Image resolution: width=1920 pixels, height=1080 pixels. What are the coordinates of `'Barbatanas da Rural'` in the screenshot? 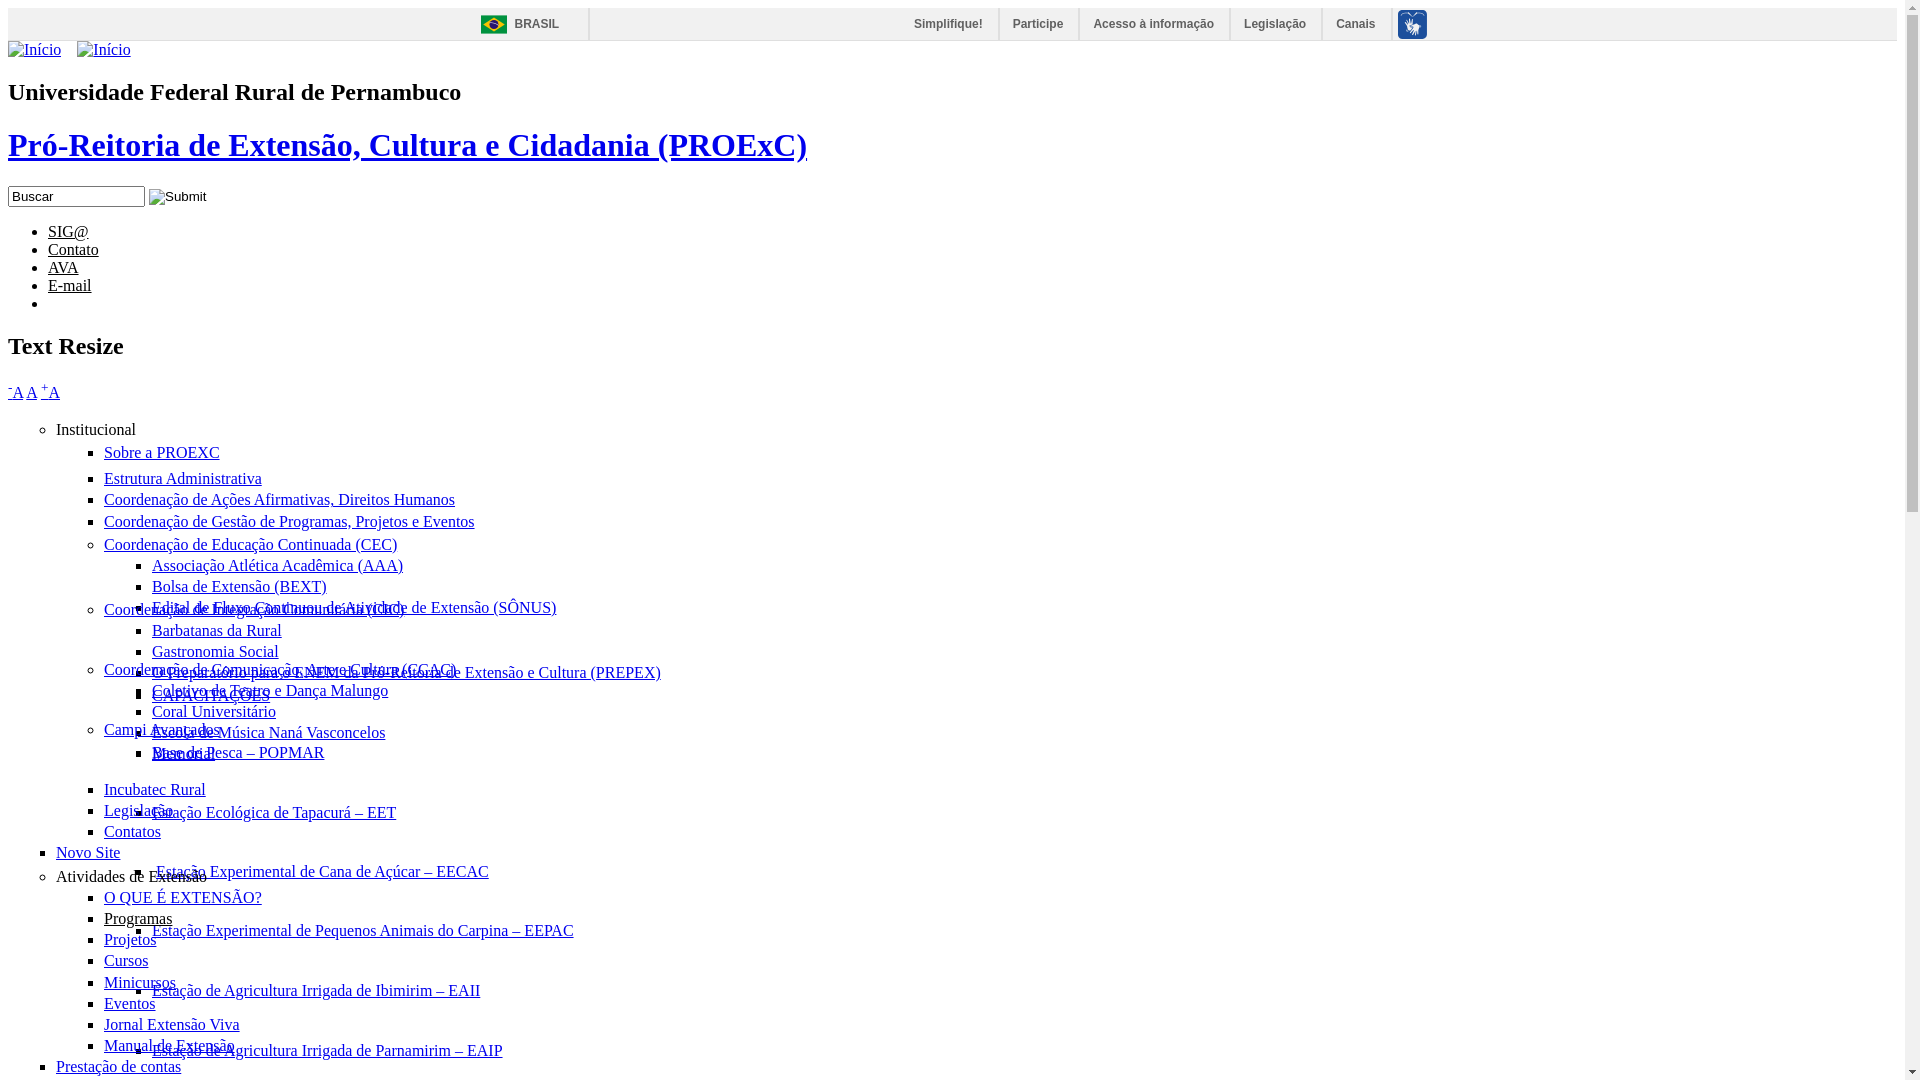 It's located at (216, 630).